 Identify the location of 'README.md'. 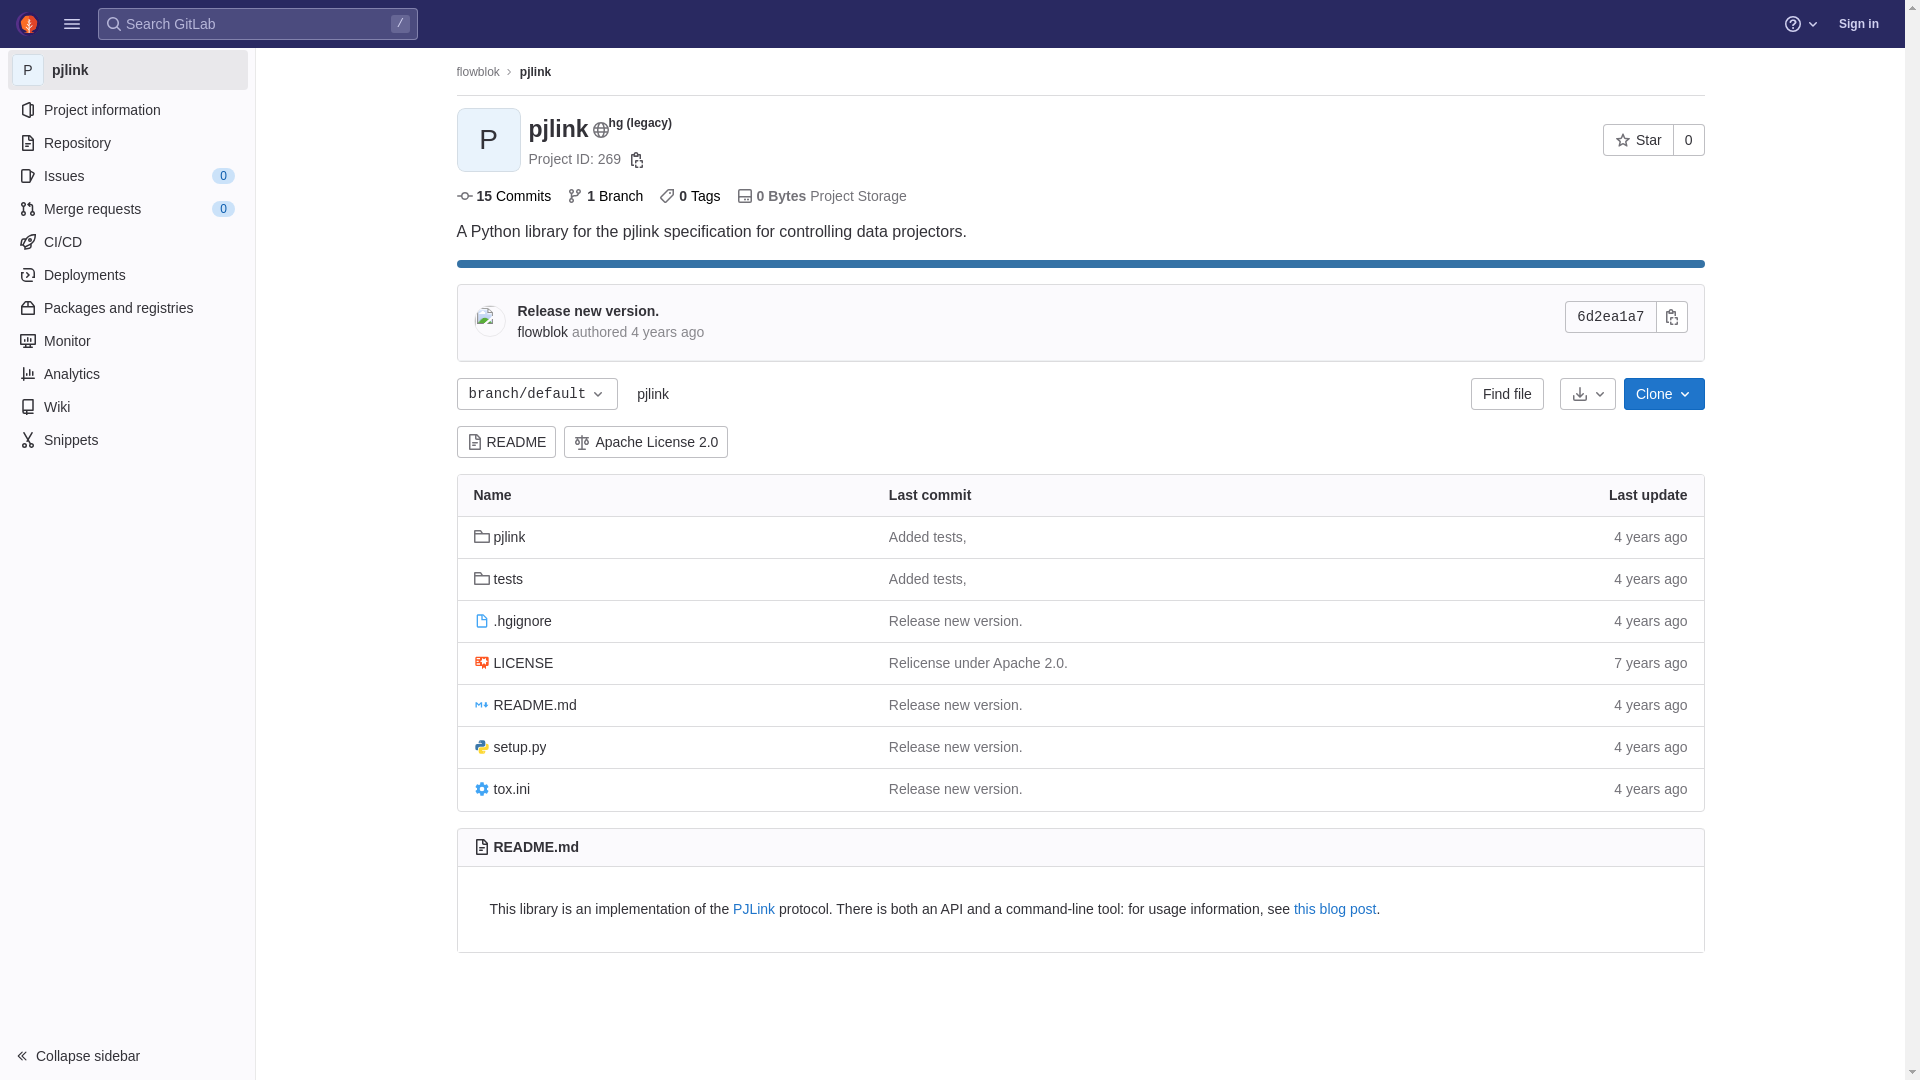
(525, 704).